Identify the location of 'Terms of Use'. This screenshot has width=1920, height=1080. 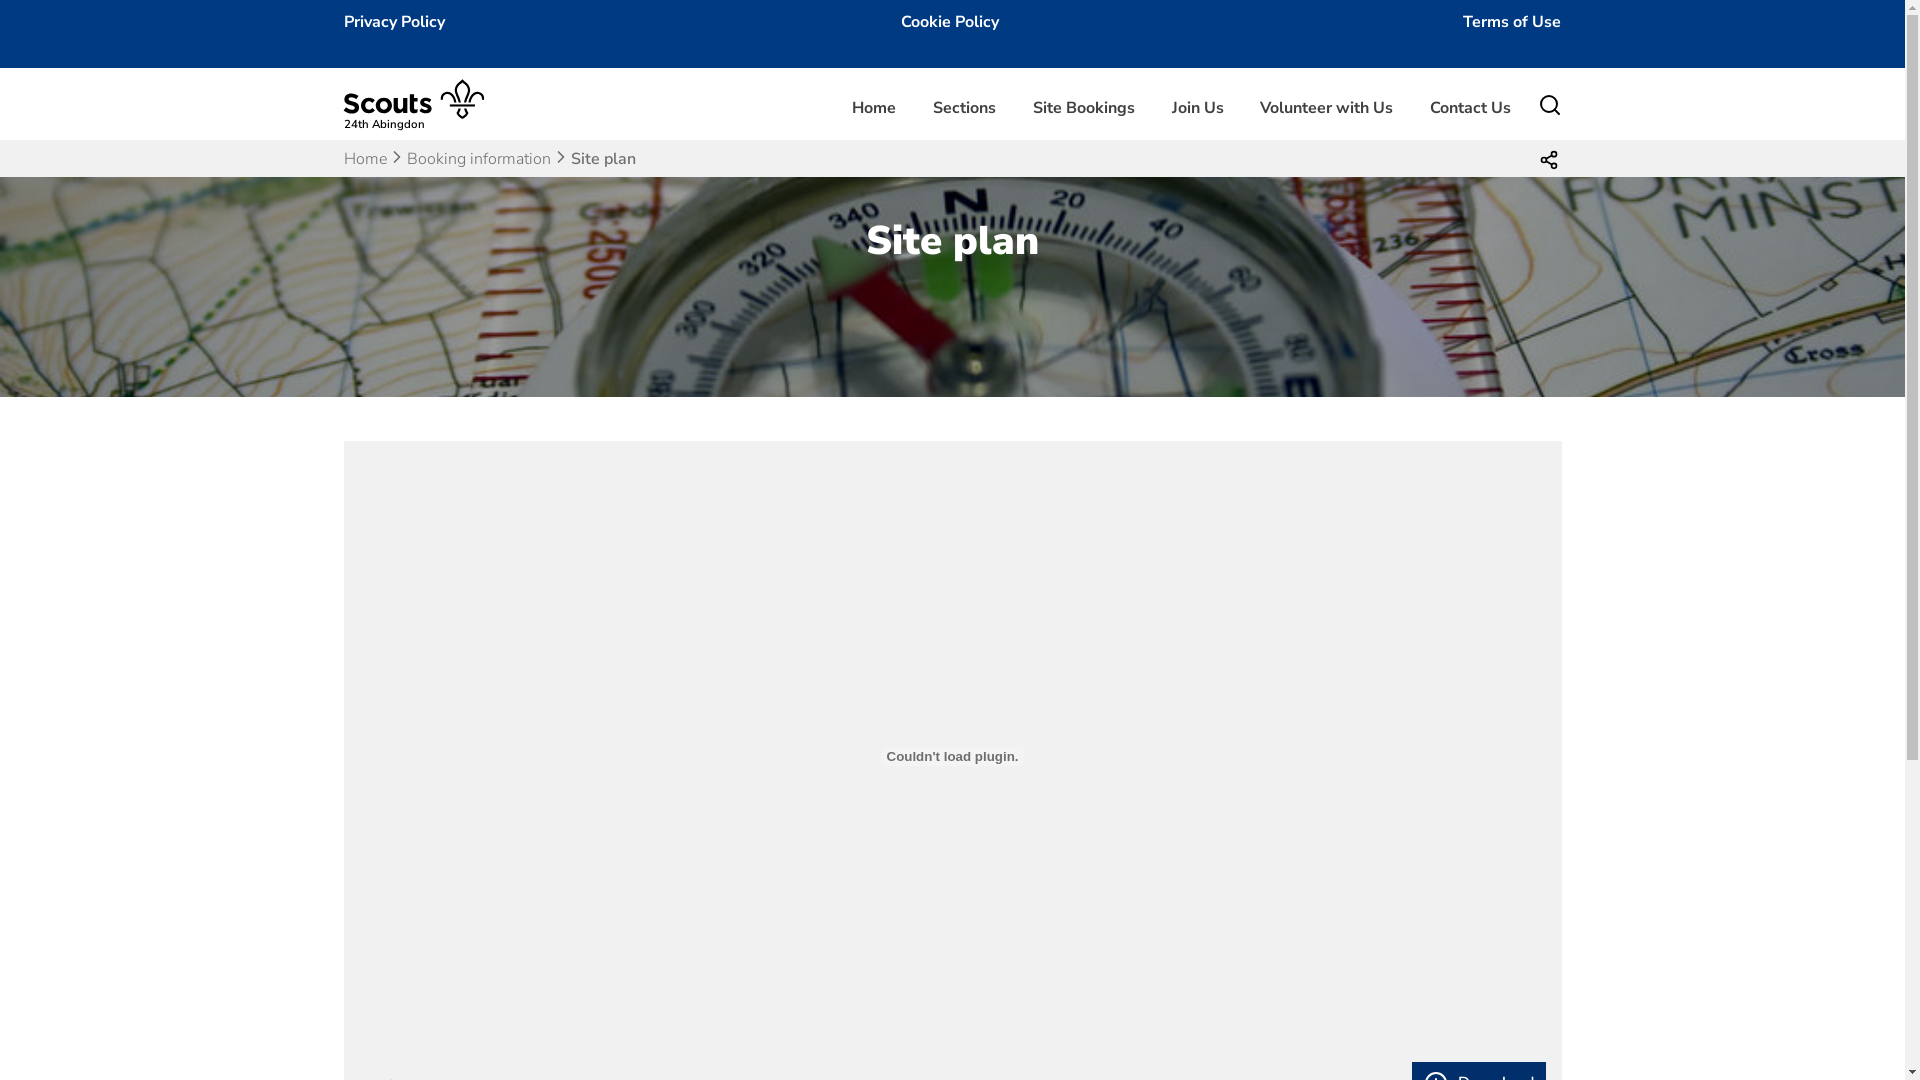
(1512, 22).